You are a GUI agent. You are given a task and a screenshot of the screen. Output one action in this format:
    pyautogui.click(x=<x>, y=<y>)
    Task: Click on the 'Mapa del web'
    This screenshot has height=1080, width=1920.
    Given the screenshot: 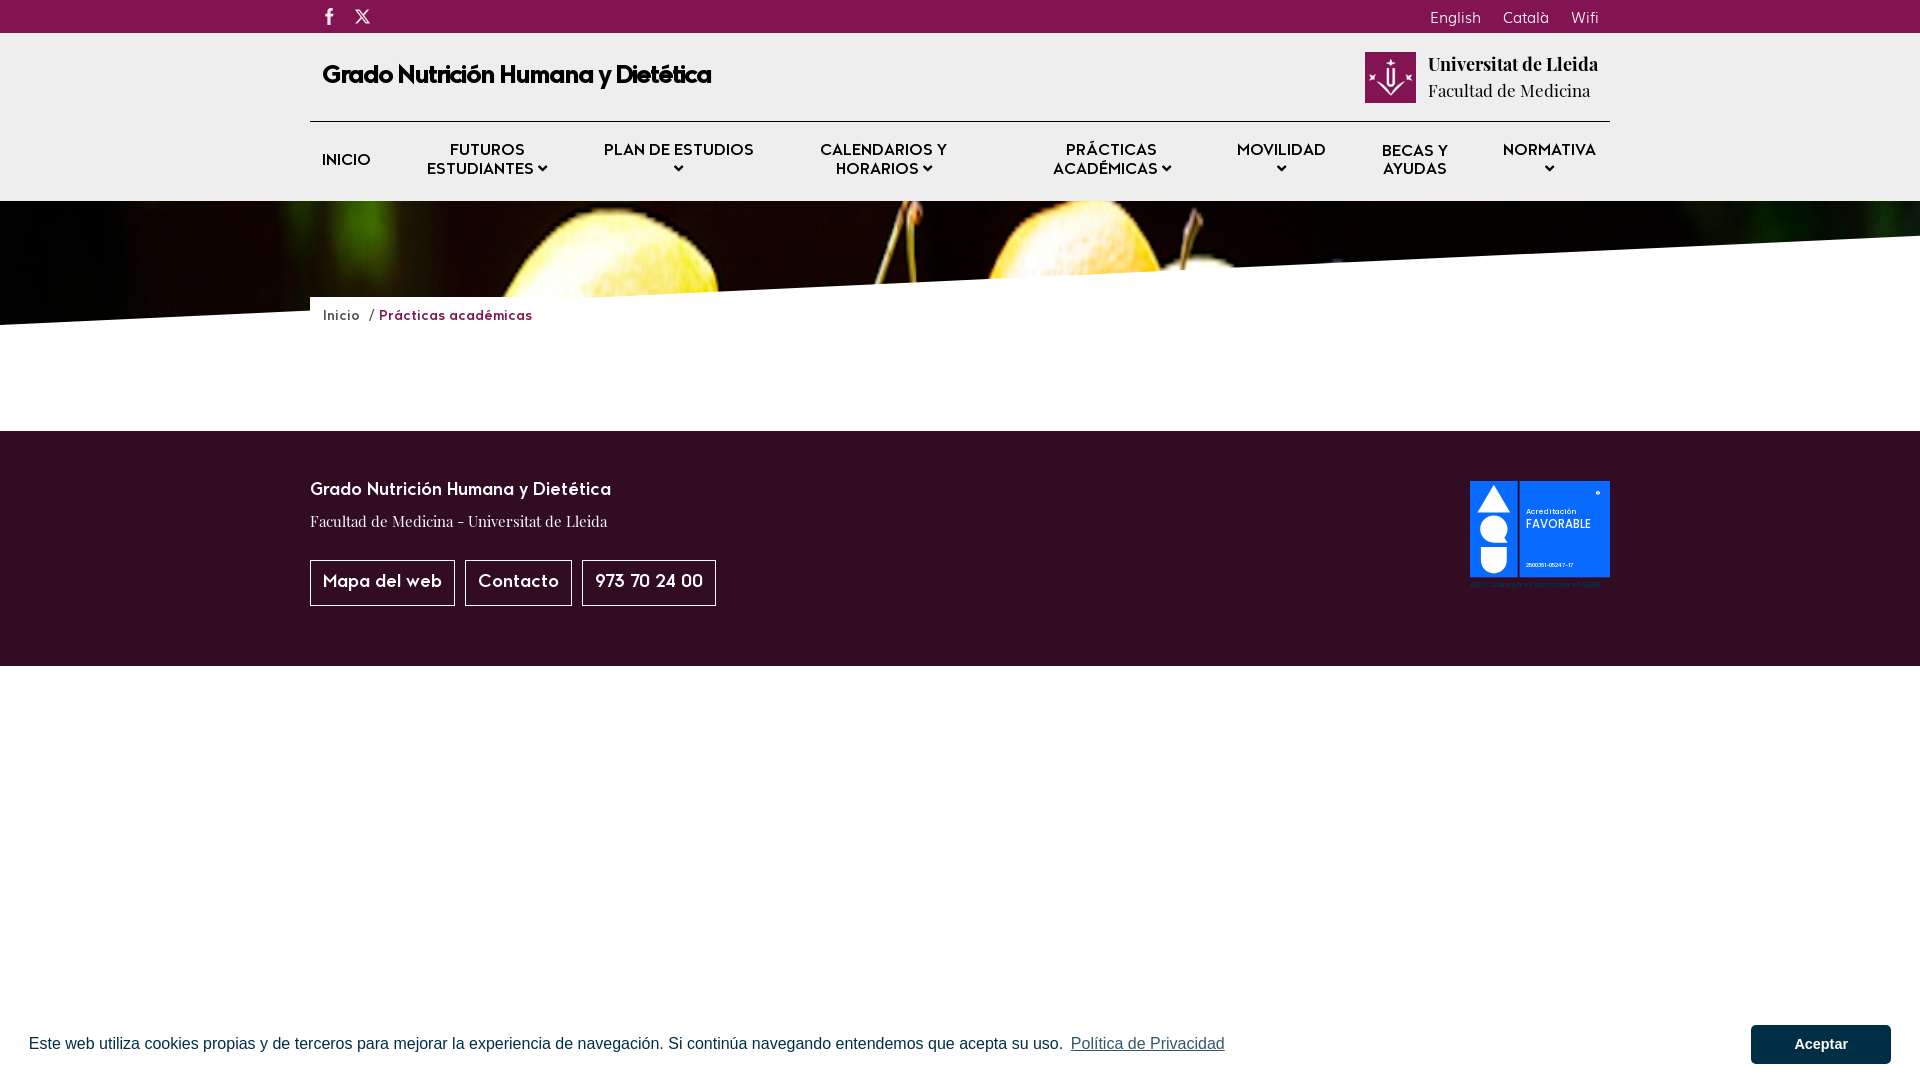 What is the action you would take?
    pyautogui.click(x=382, y=582)
    